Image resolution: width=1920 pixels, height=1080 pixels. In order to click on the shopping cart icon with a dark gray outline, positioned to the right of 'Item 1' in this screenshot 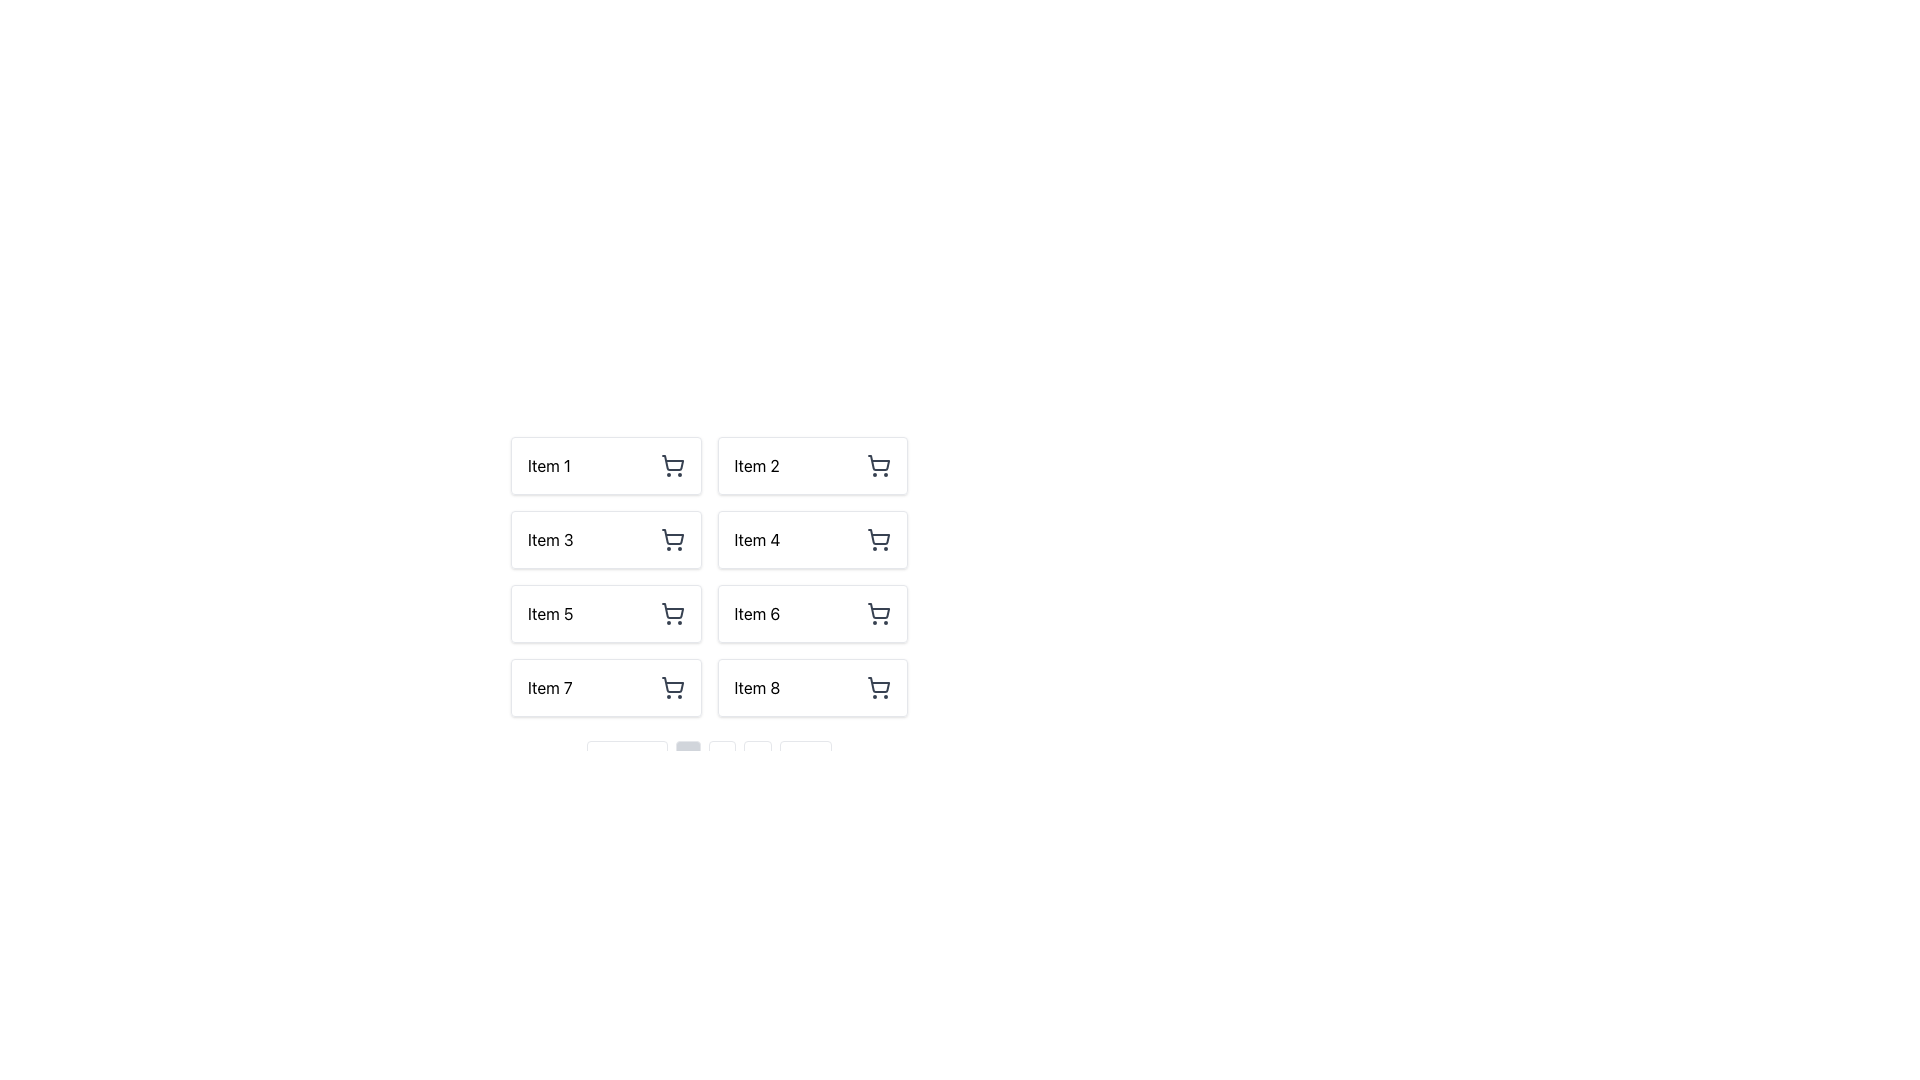, I will do `click(672, 466)`.